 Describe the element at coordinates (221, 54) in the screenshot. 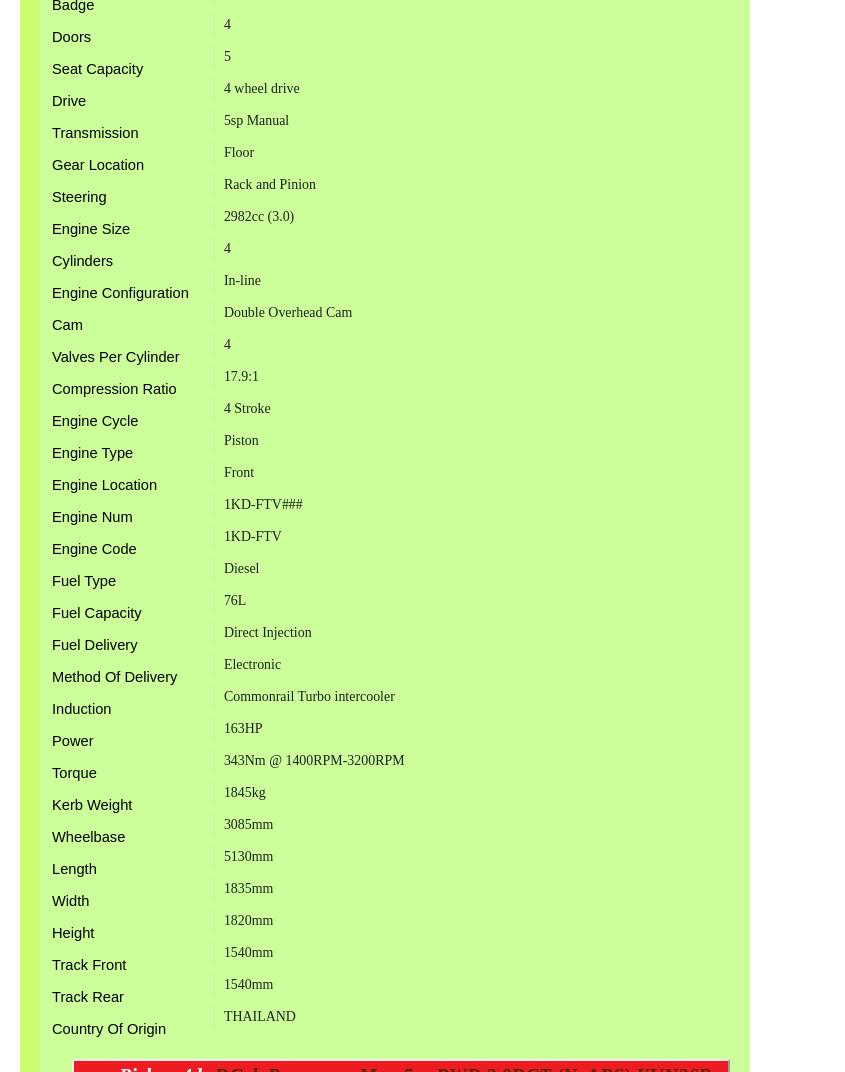

I see `'5'` at that location.